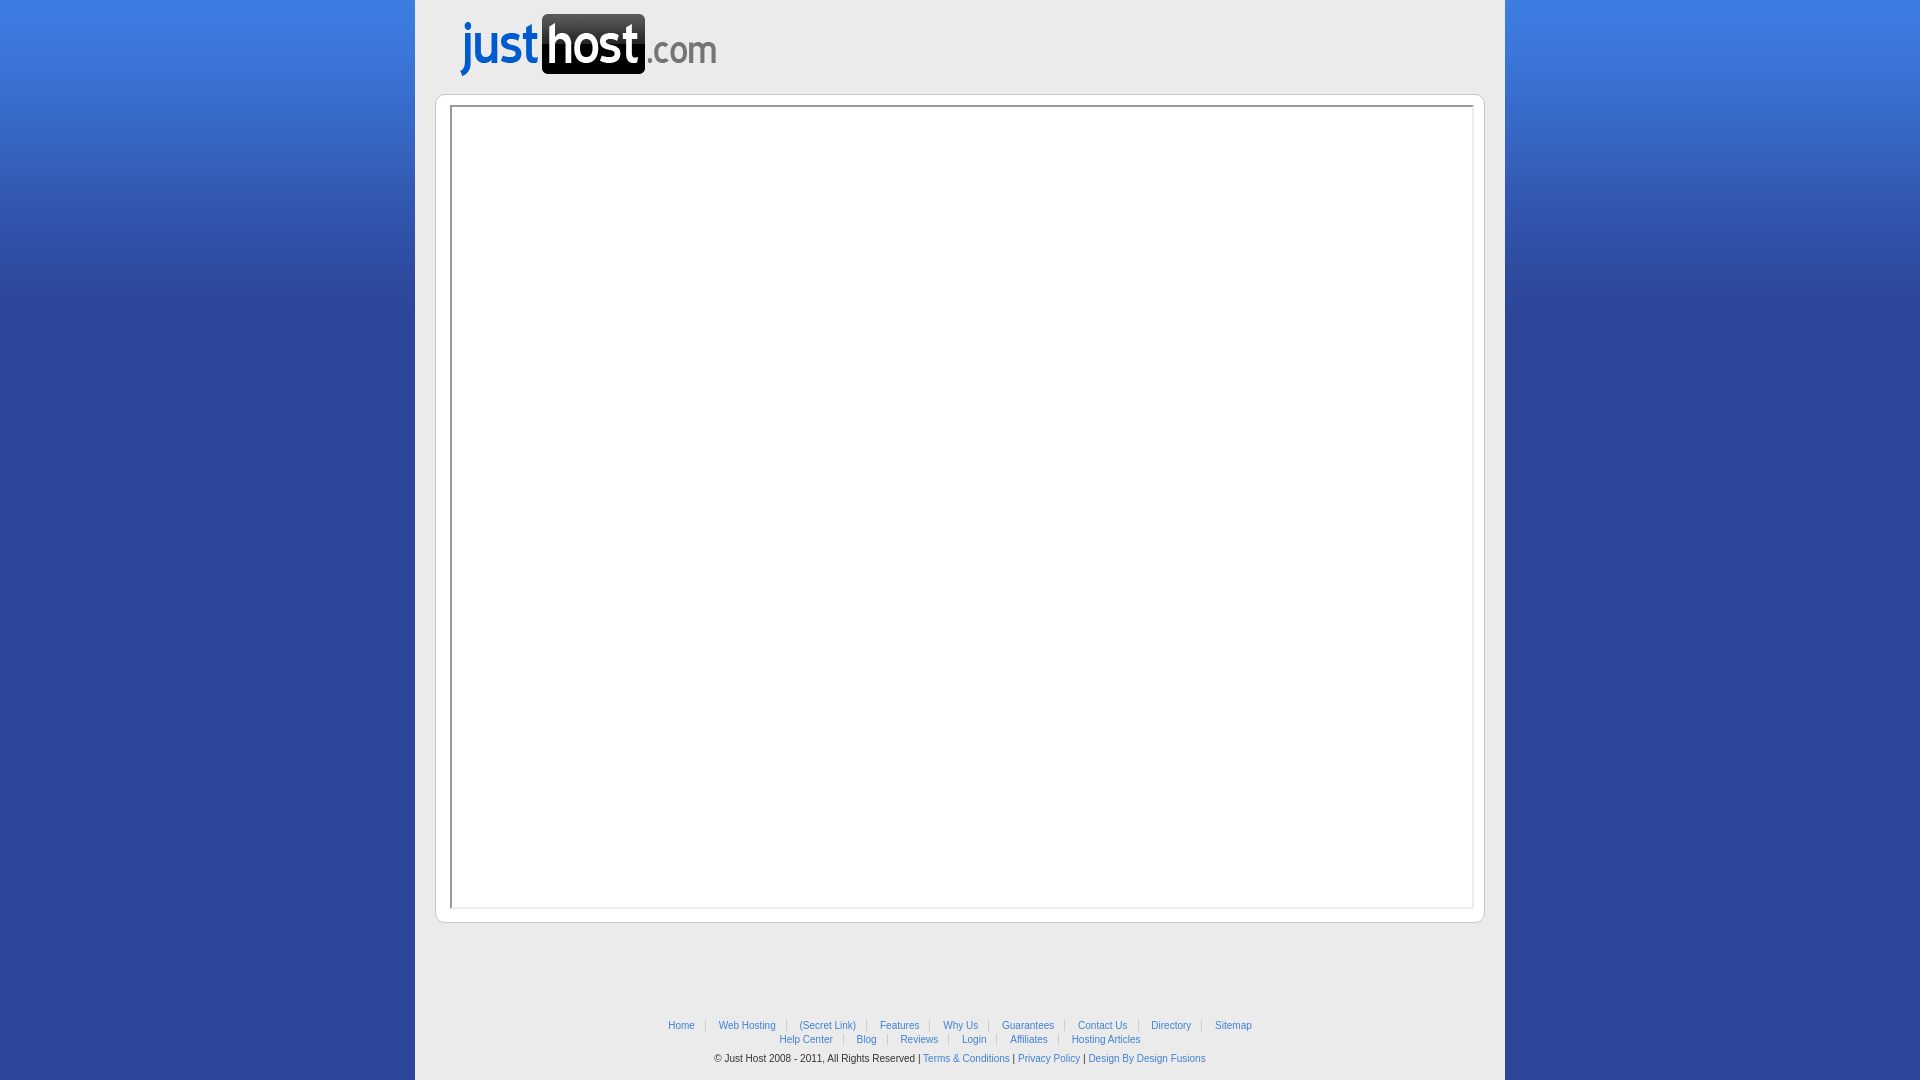  Describe the element at coordinates (1101, 1025) in the screenshot. I see `'Contact Us'` at that location.